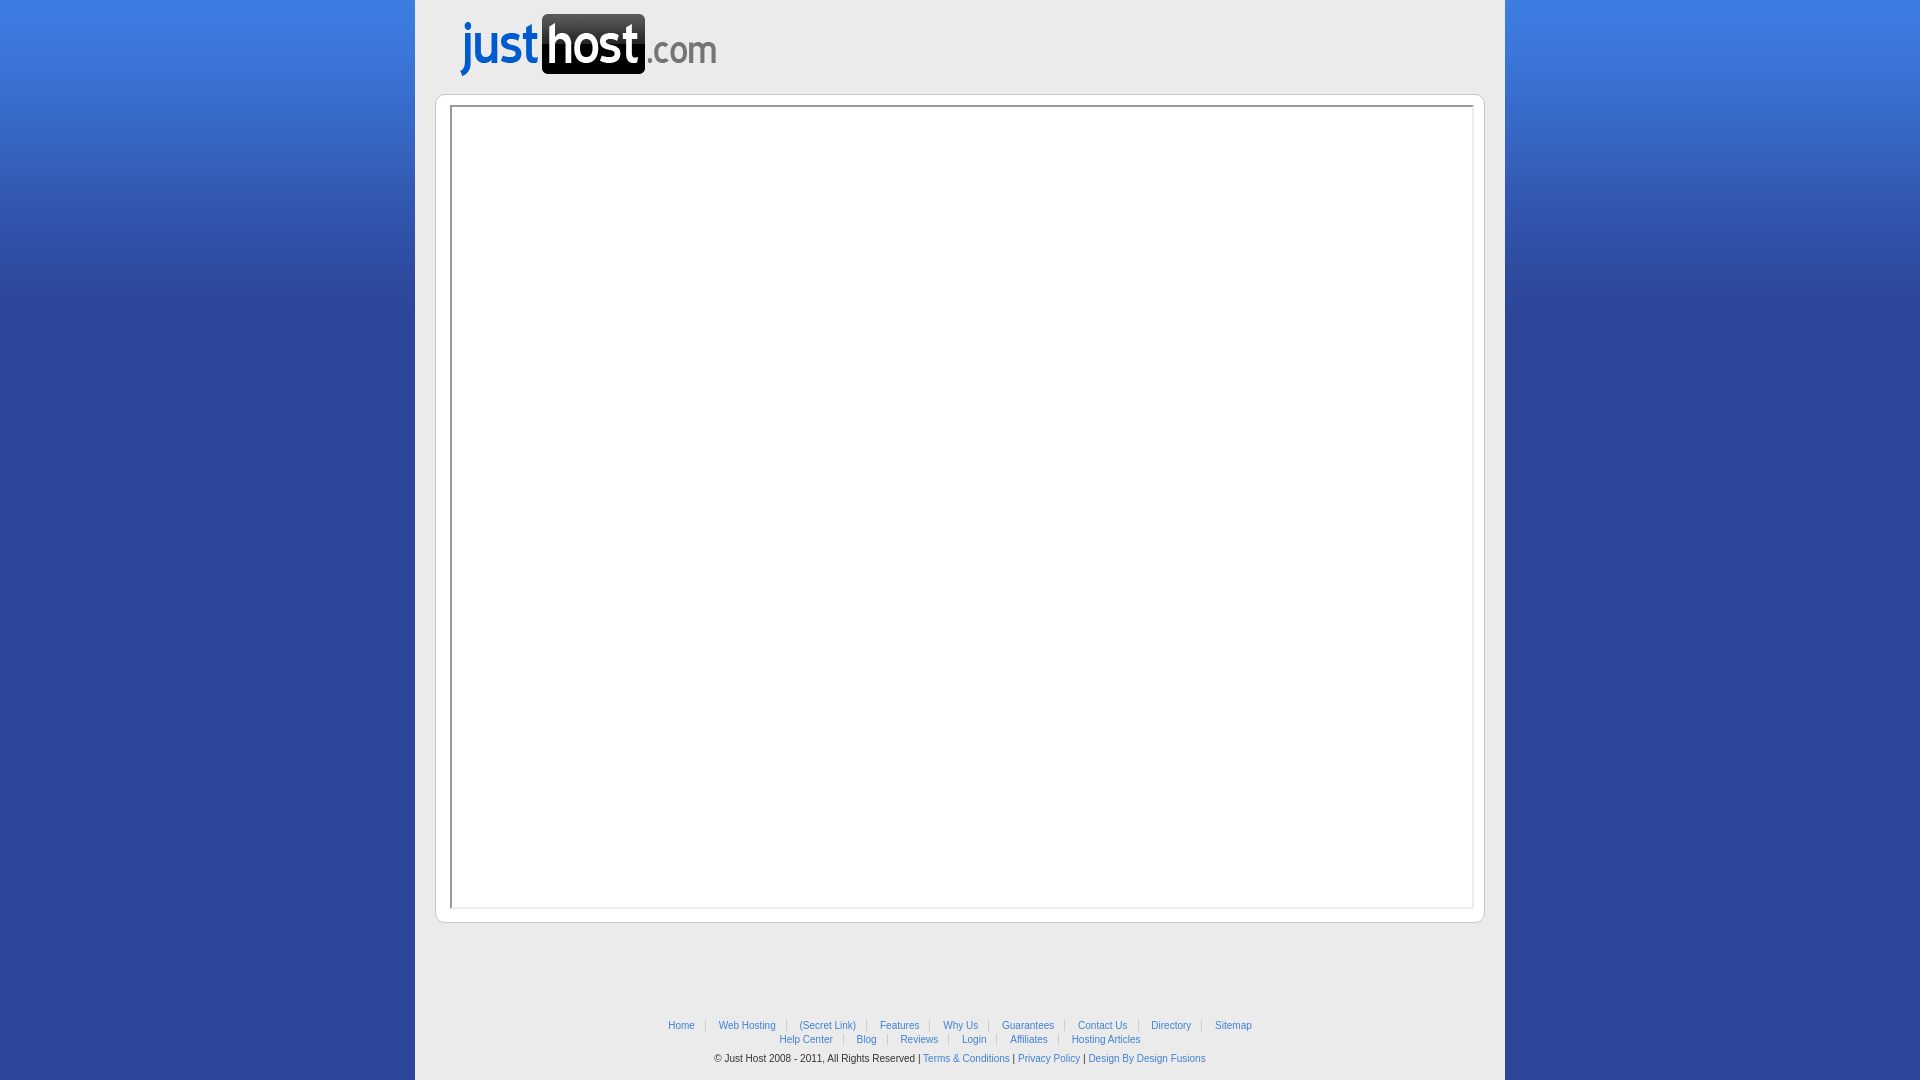  Describe the element at coordinates (1101, 1025) in the screenshot. I see `'Contact Us'` at that location.